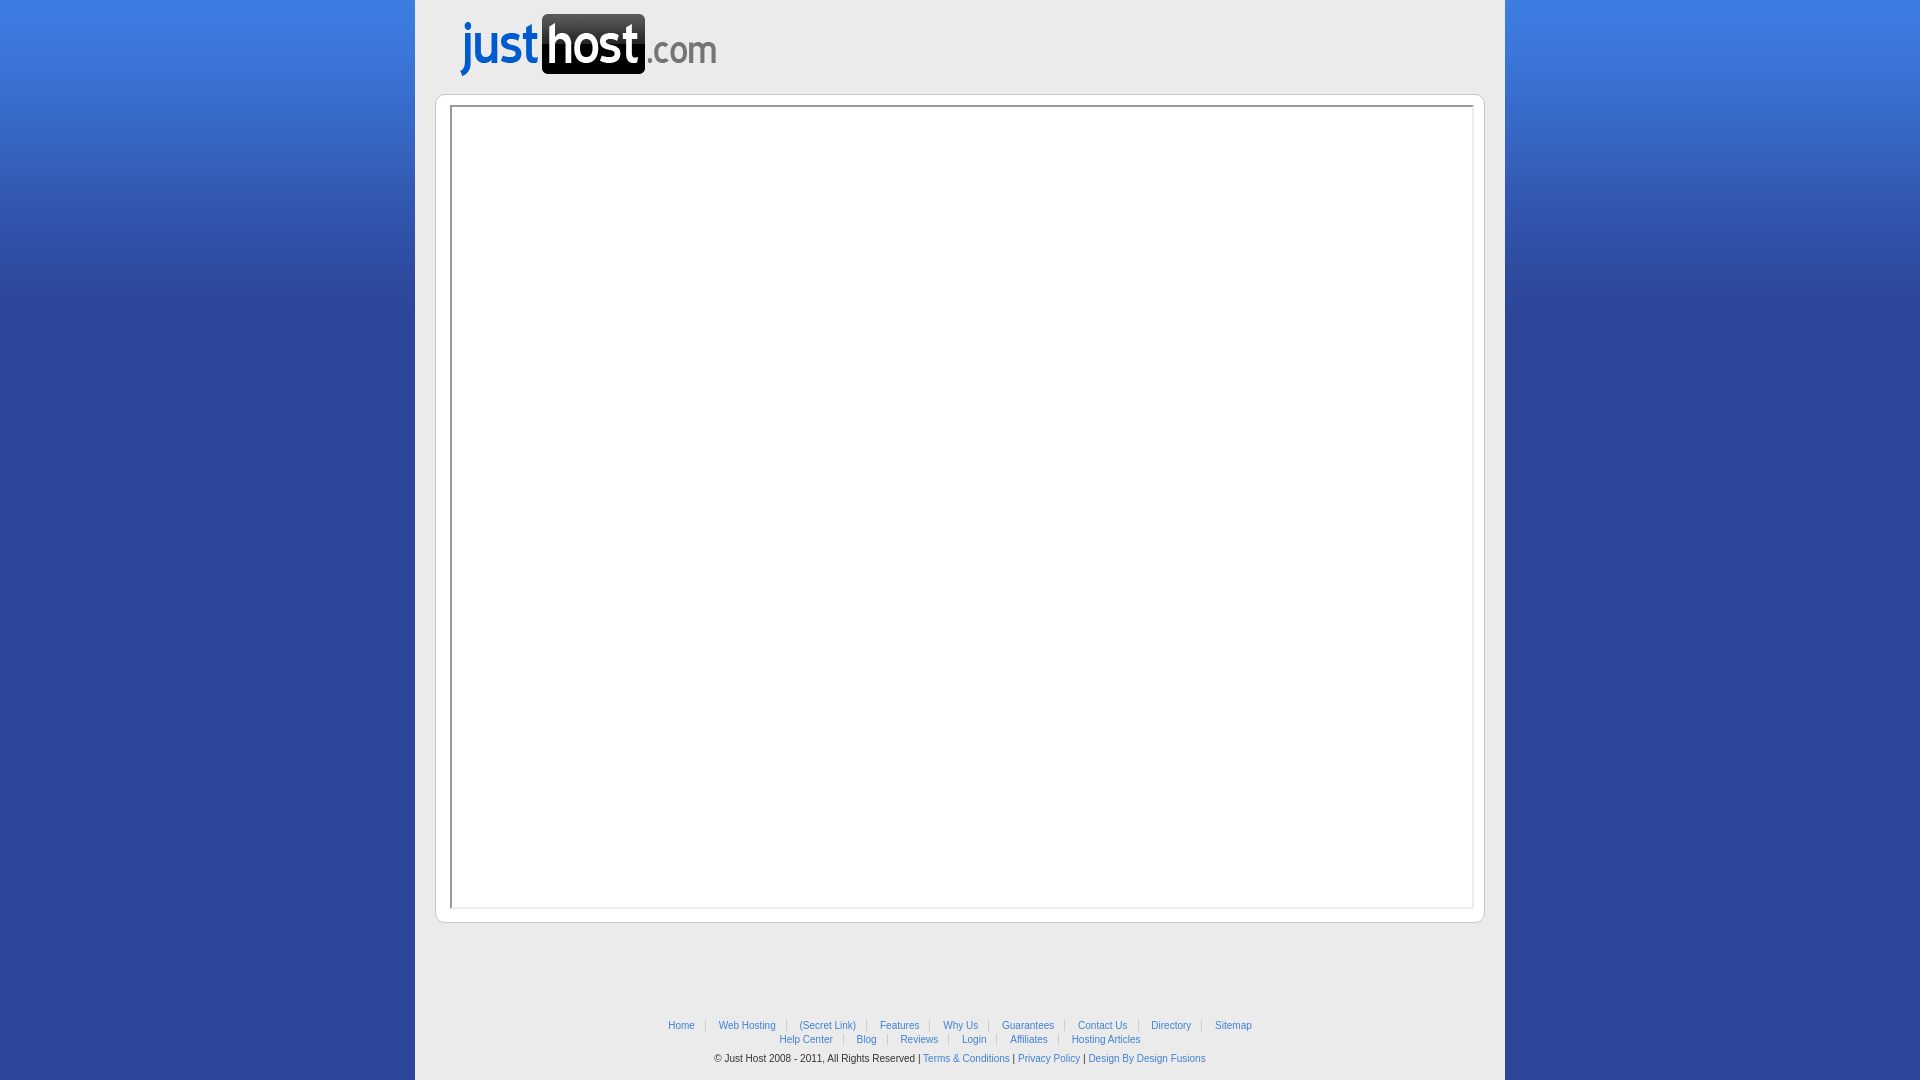  Describe the element at coordinates (1101, 1025) in the screenshot. I see `'Contact Us'` at that location.